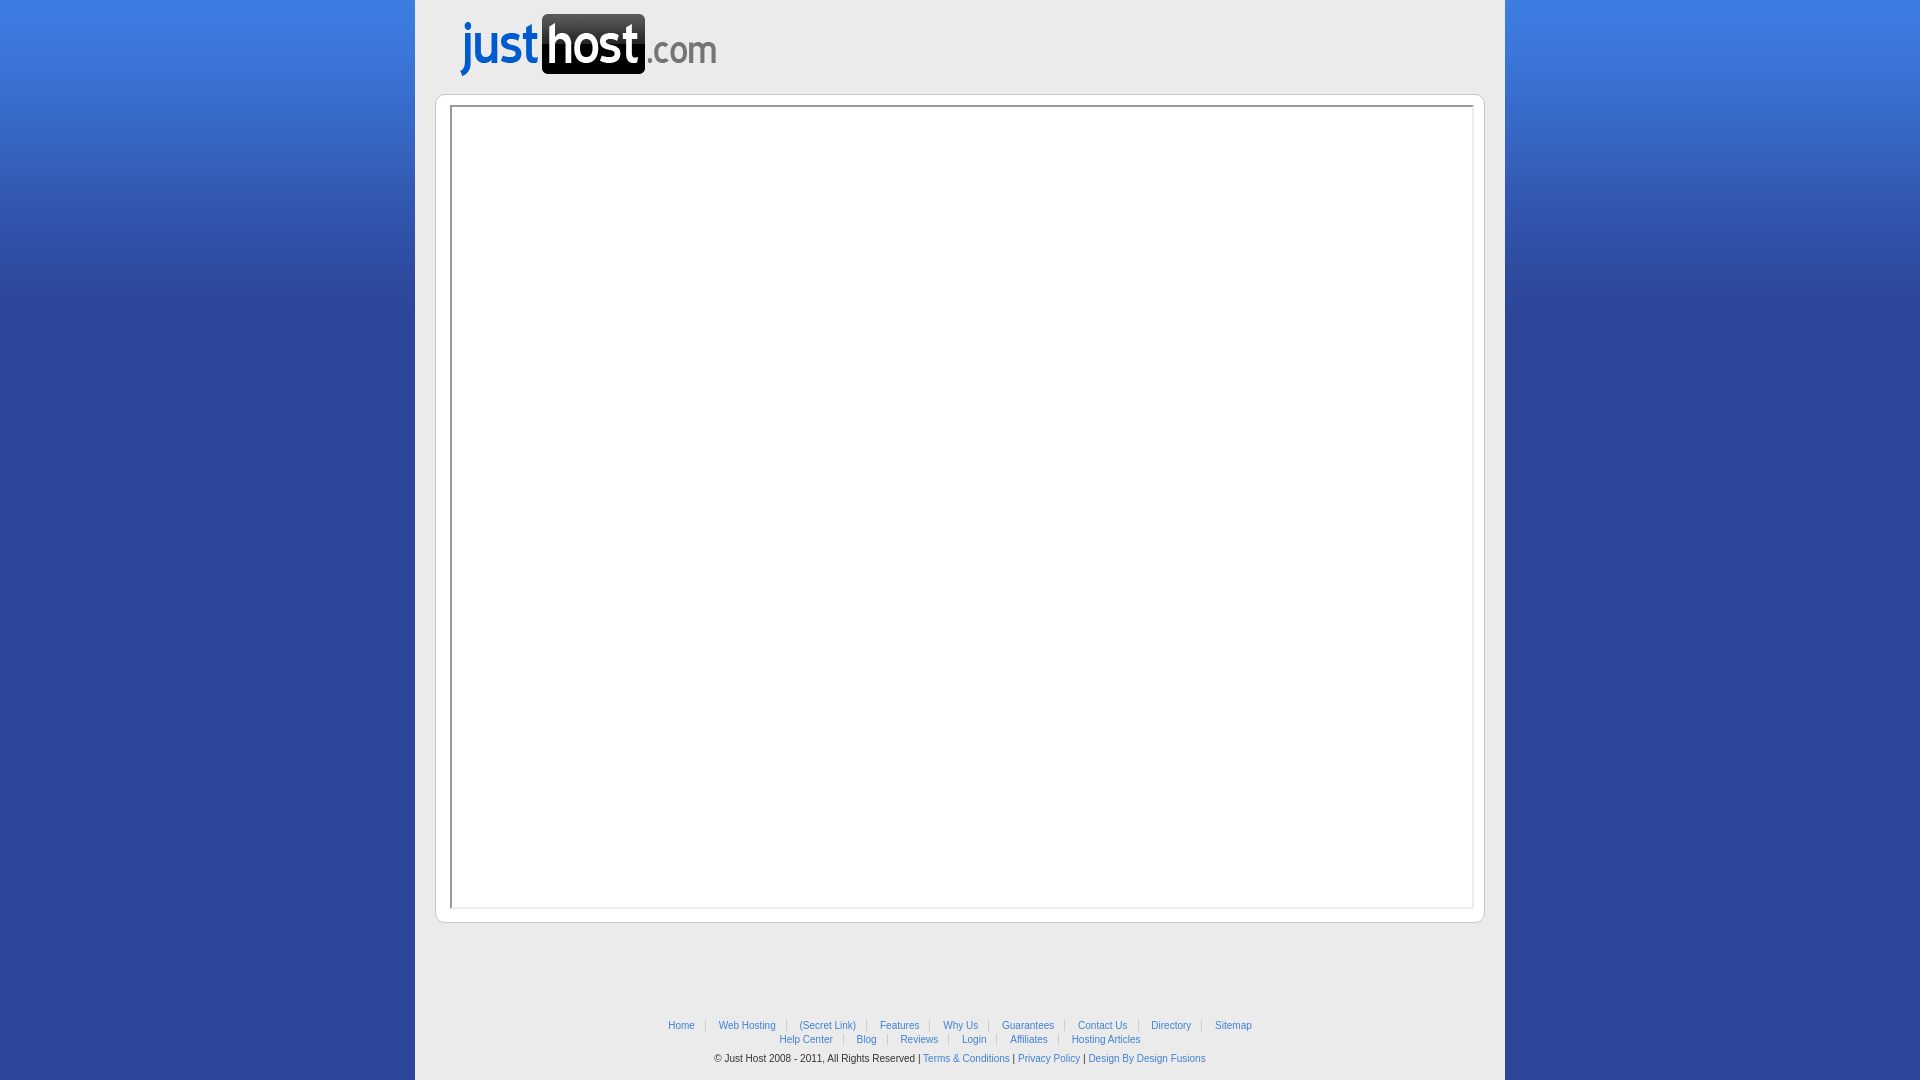  Describe the element at coordinates (1101, 1025) in the screenshot. I see `'Contact Us'` at that location.